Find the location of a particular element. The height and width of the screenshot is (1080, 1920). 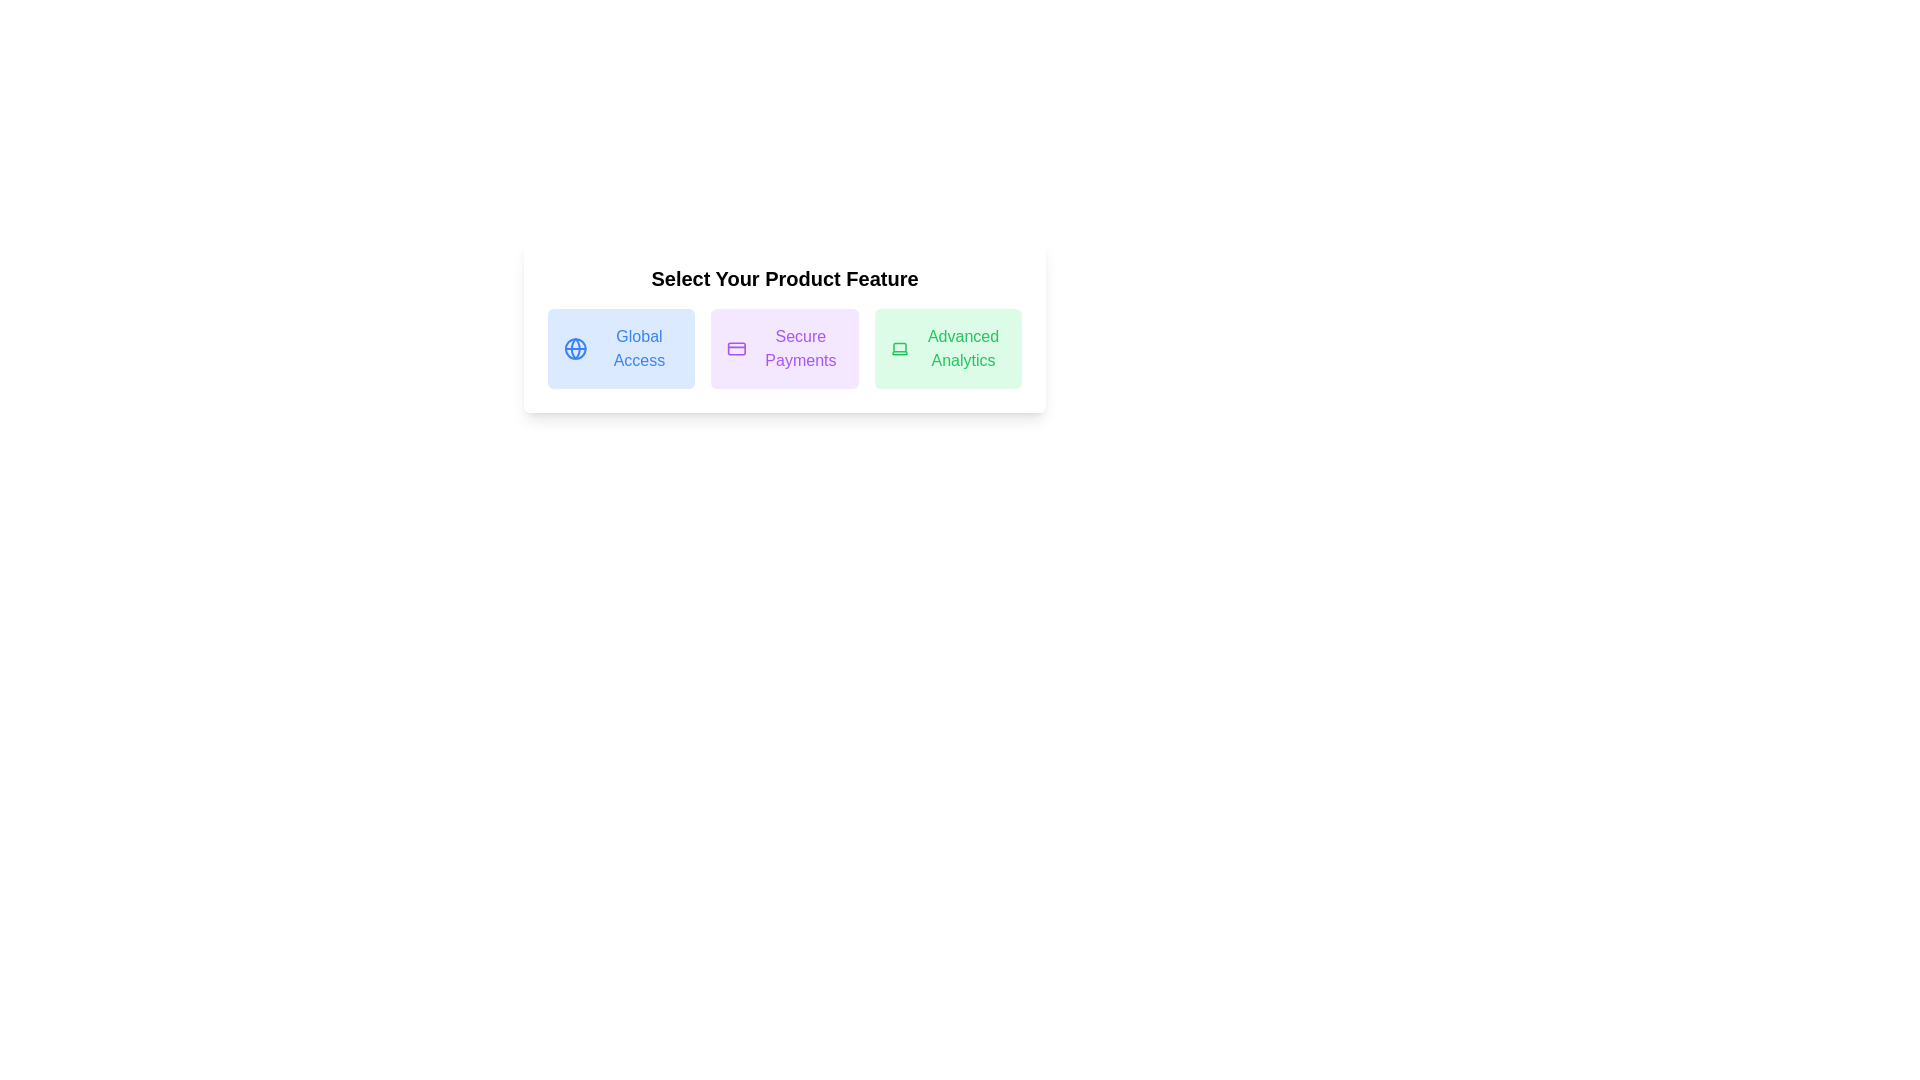

the blue circular graphic icon labeled 'Global Access', which is centrally located within a grid structure and has a white outline is located at coordinates (574, 347).